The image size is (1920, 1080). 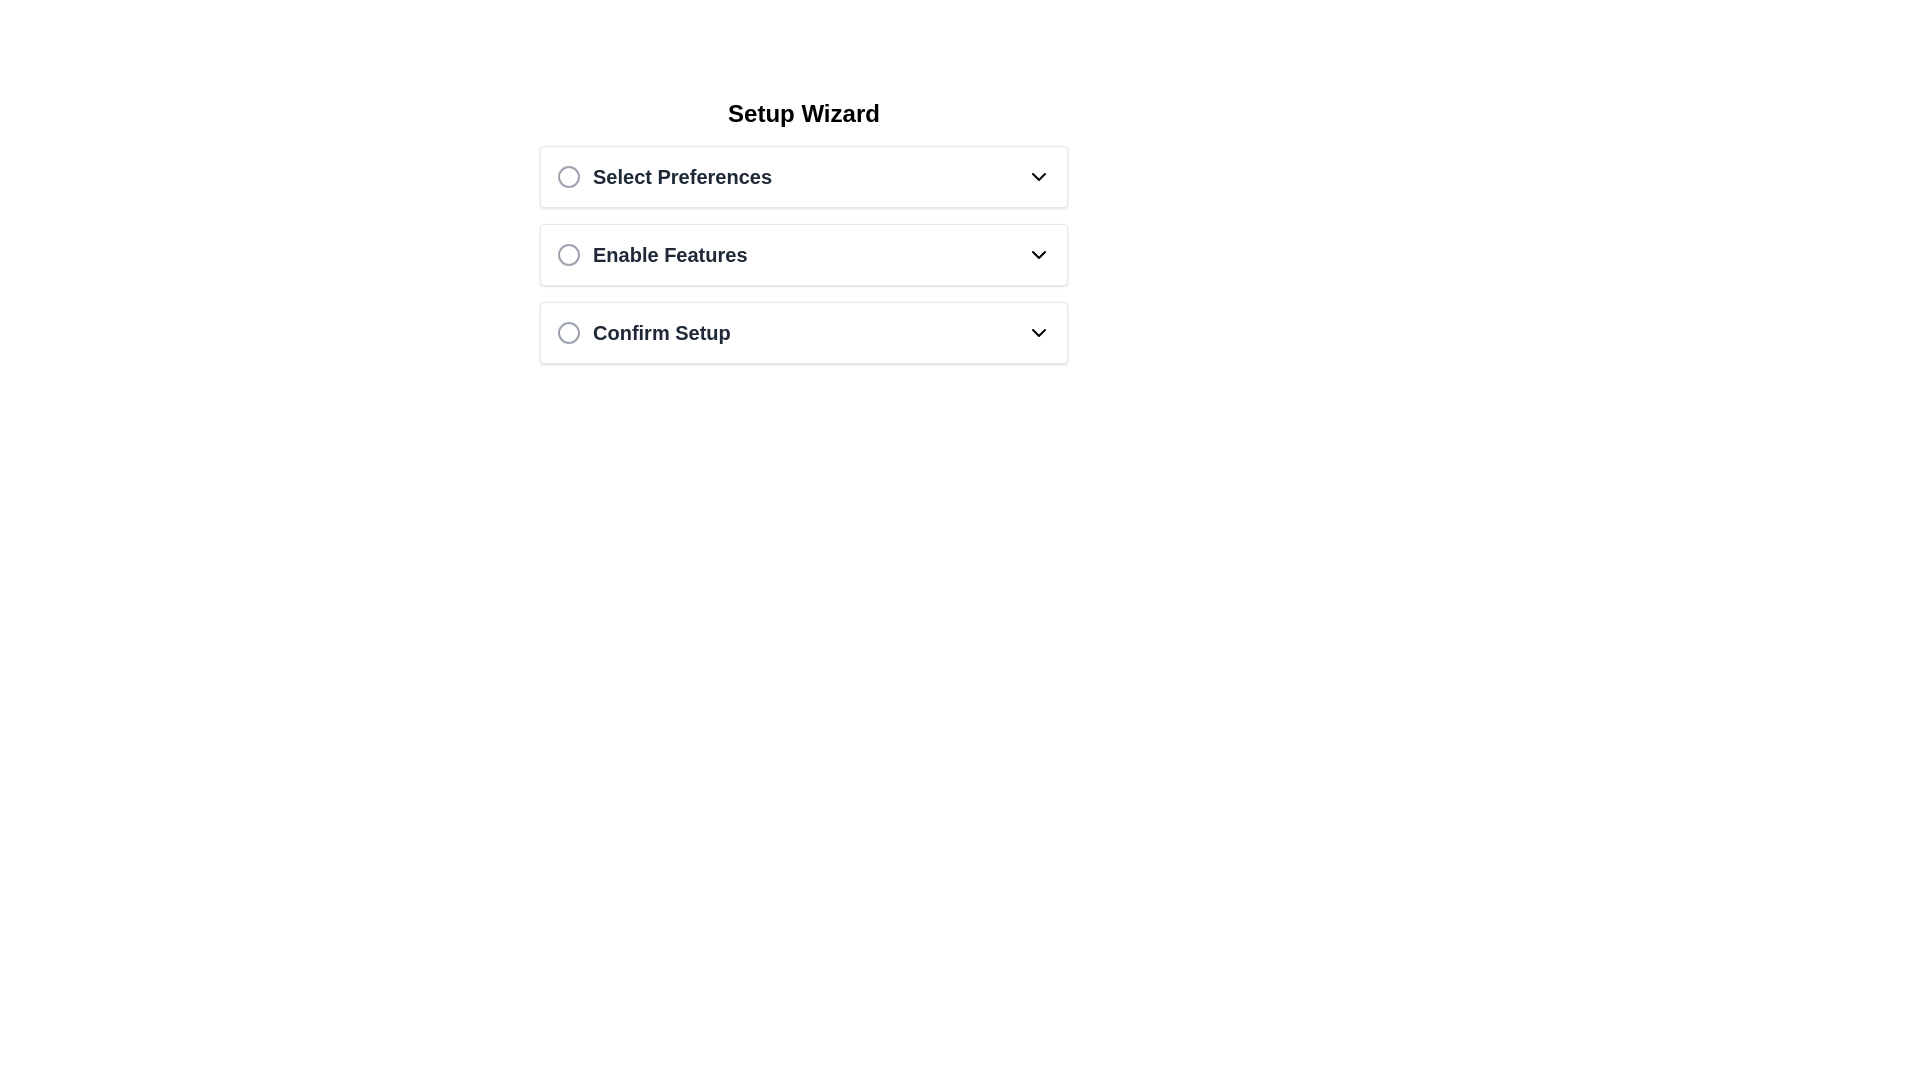 I want to click on the interactive list item in the second row of the 'Setup Wizard', so click(x=804, y=253).